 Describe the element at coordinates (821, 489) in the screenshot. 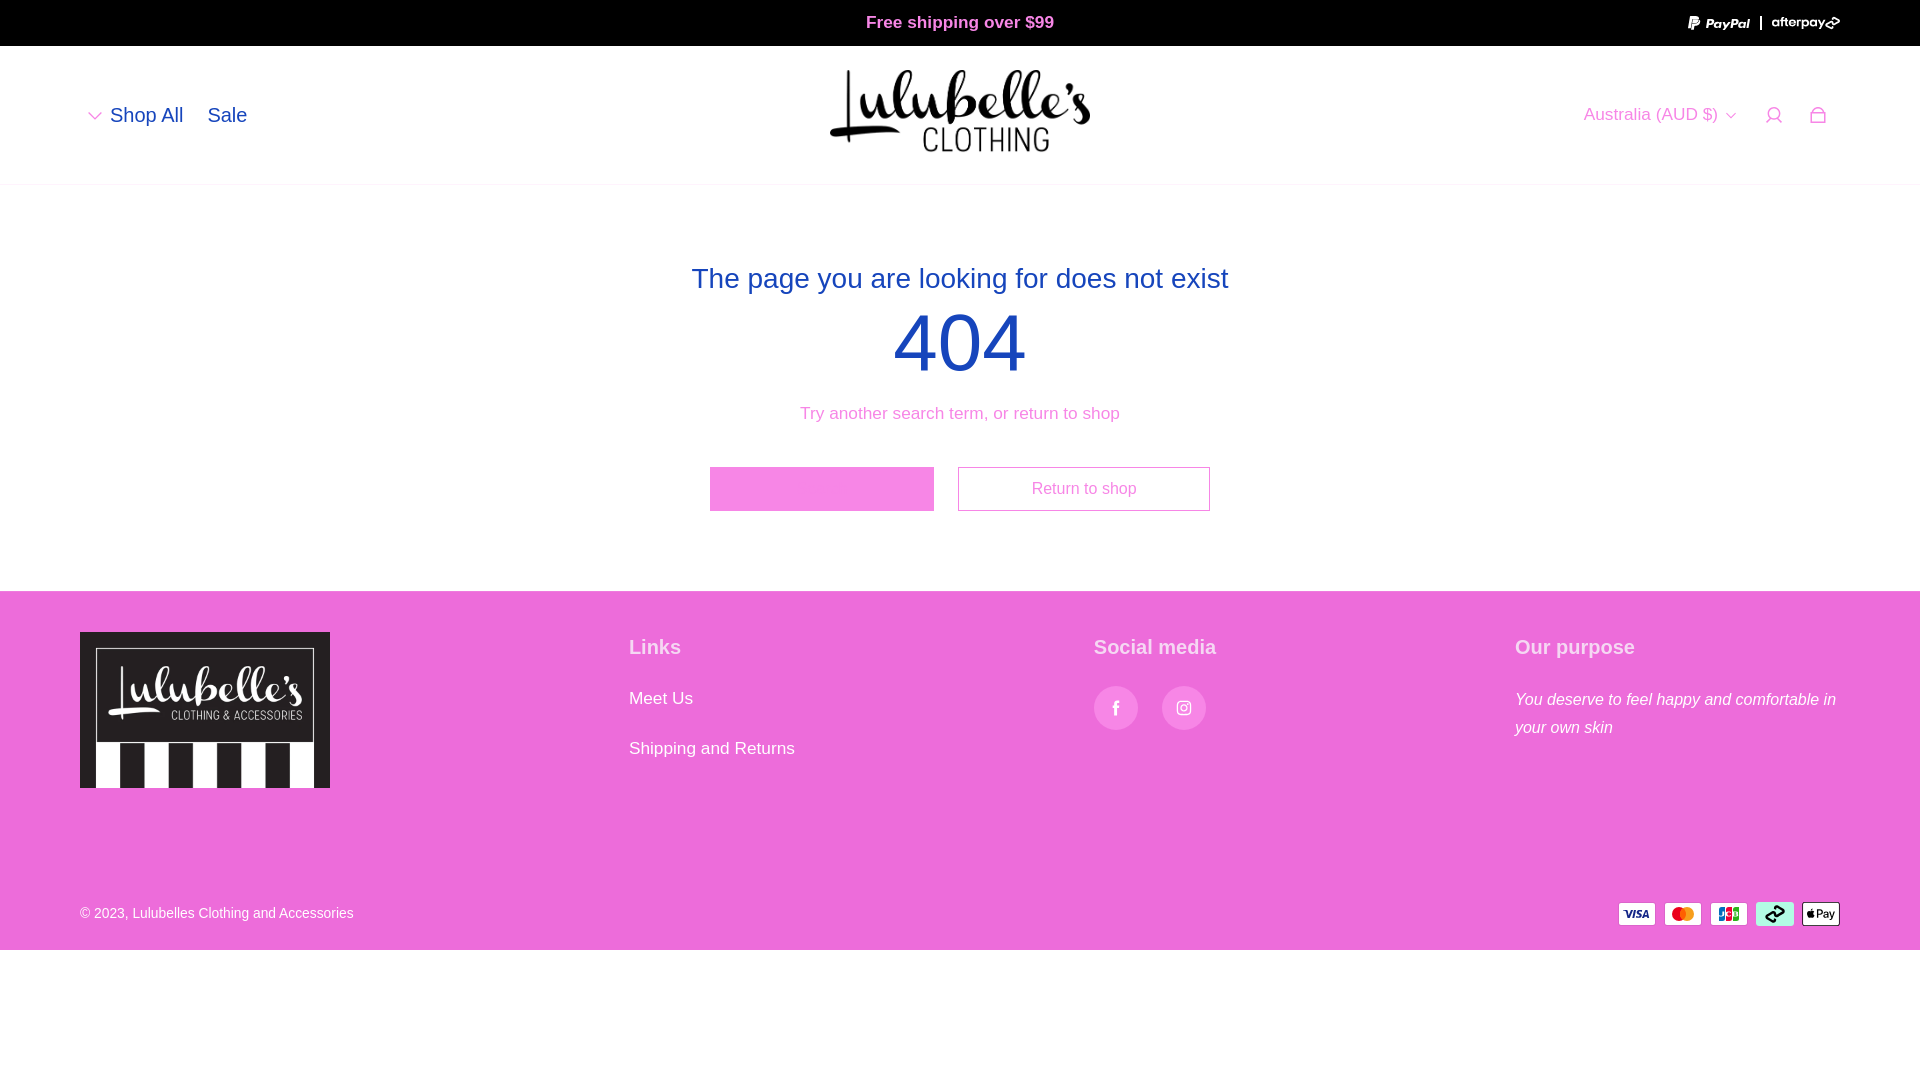

I see `'Search'` at that location.